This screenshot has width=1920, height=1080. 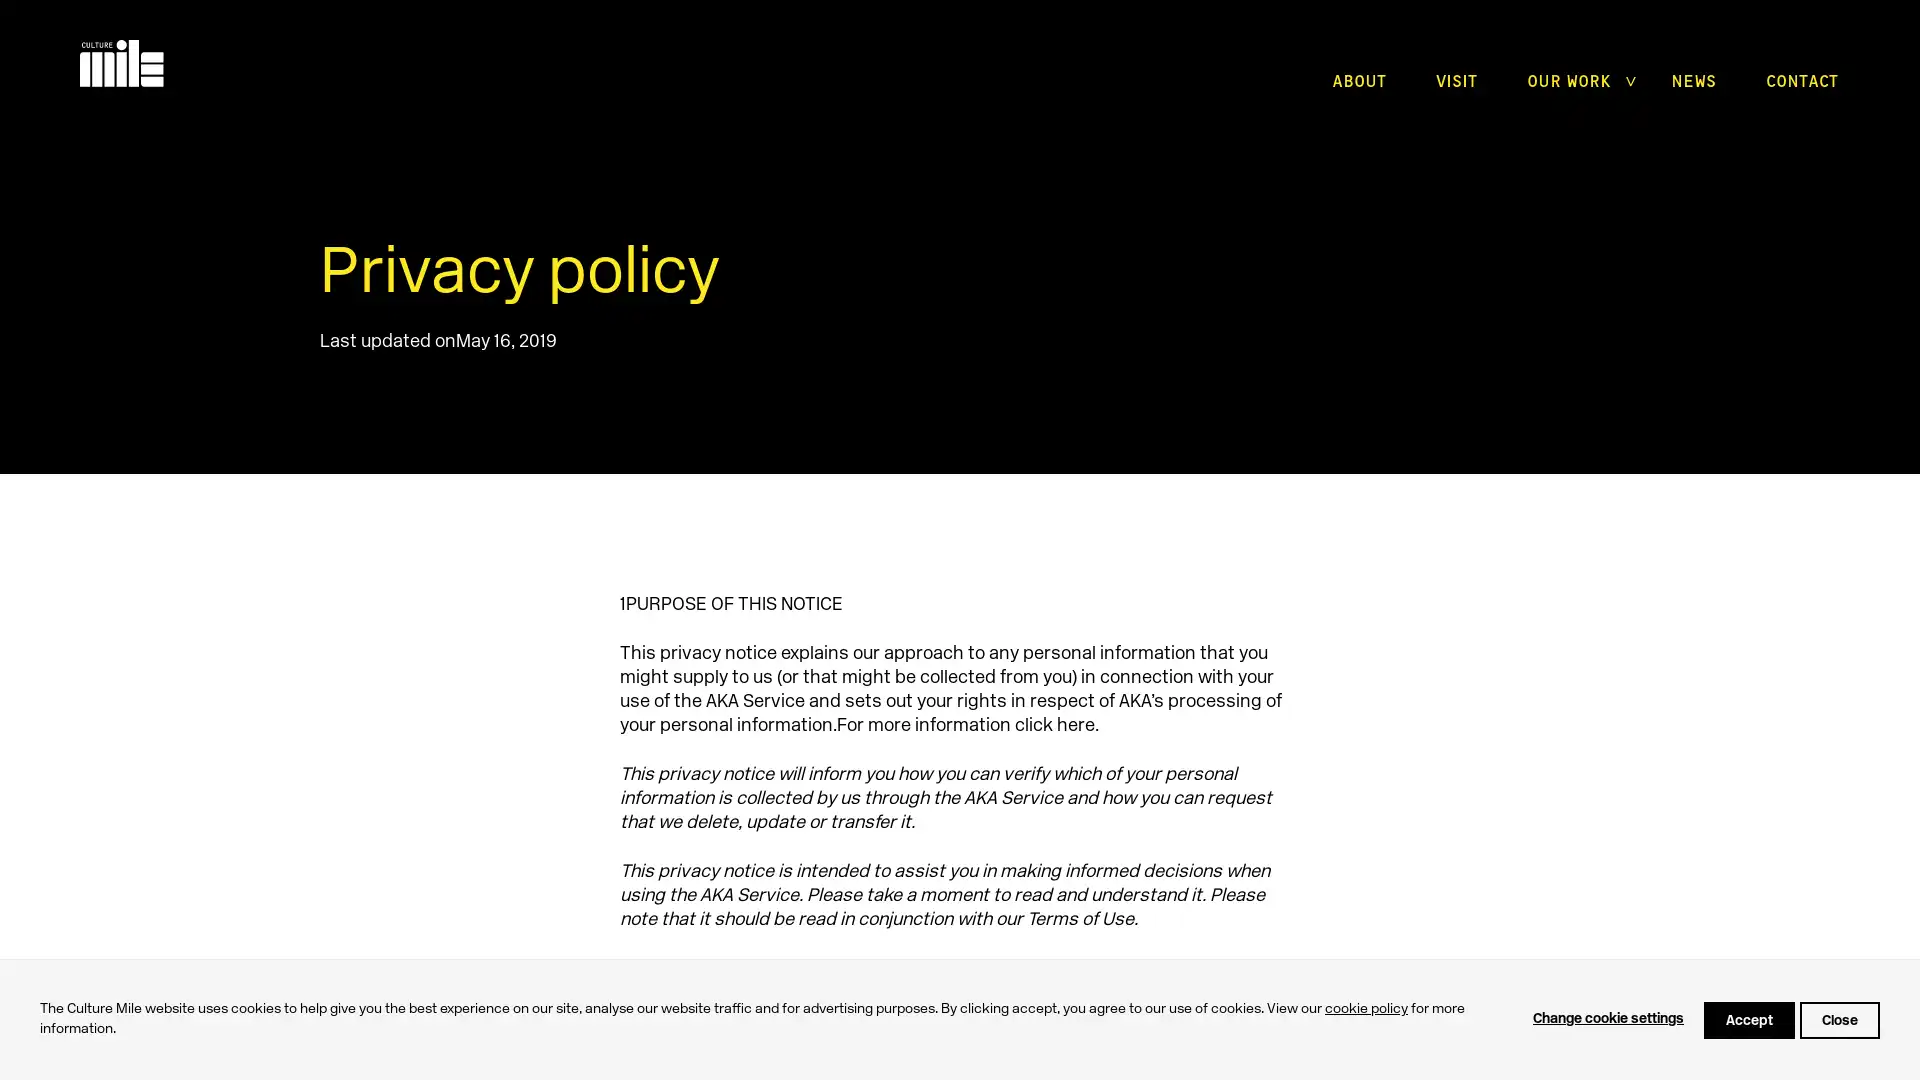 What do you see at coordinates (1839, 1019) in the screenshot?
I see `Close` at bounding box center [1839, 1019].